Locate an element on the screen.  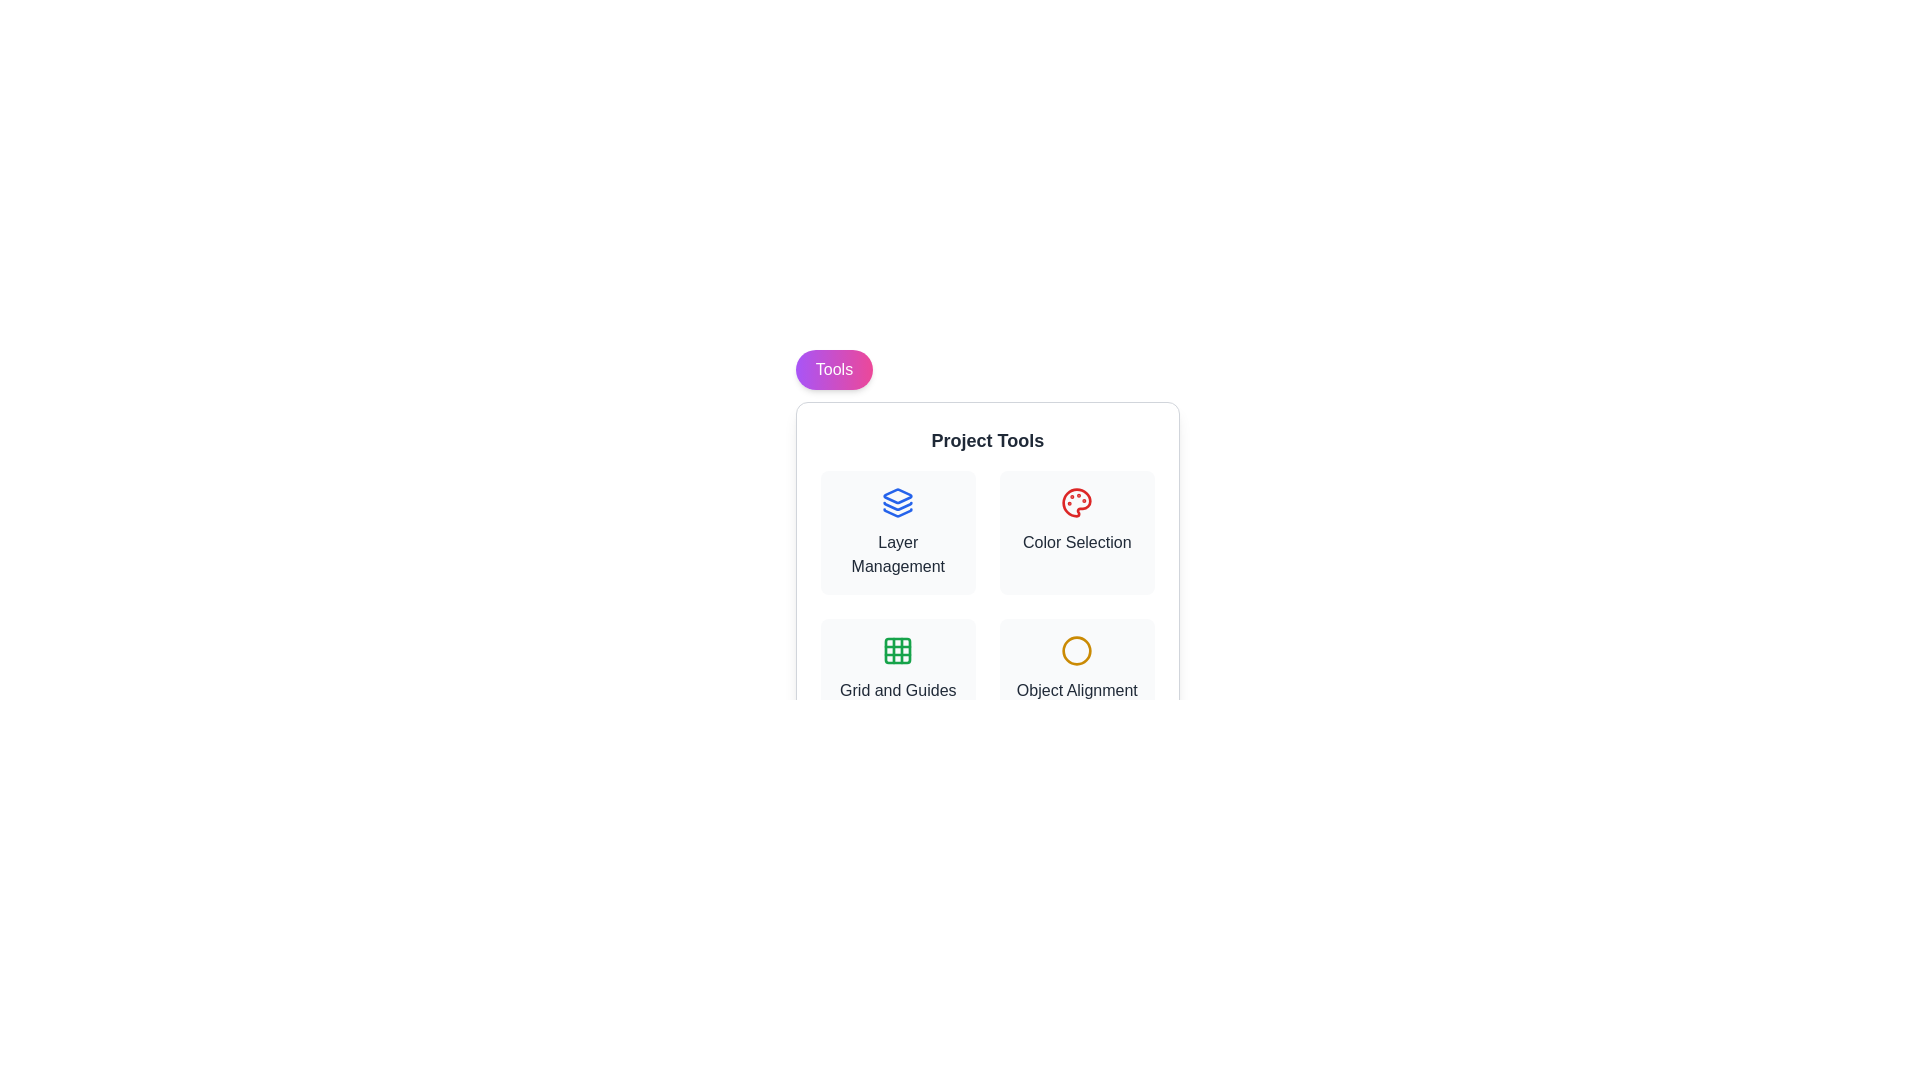
the color selection tool icon, which is the first icon in the second column of a 2x2 grid layout in the 'Color Selection' card is located at coordinates (1076, 501).